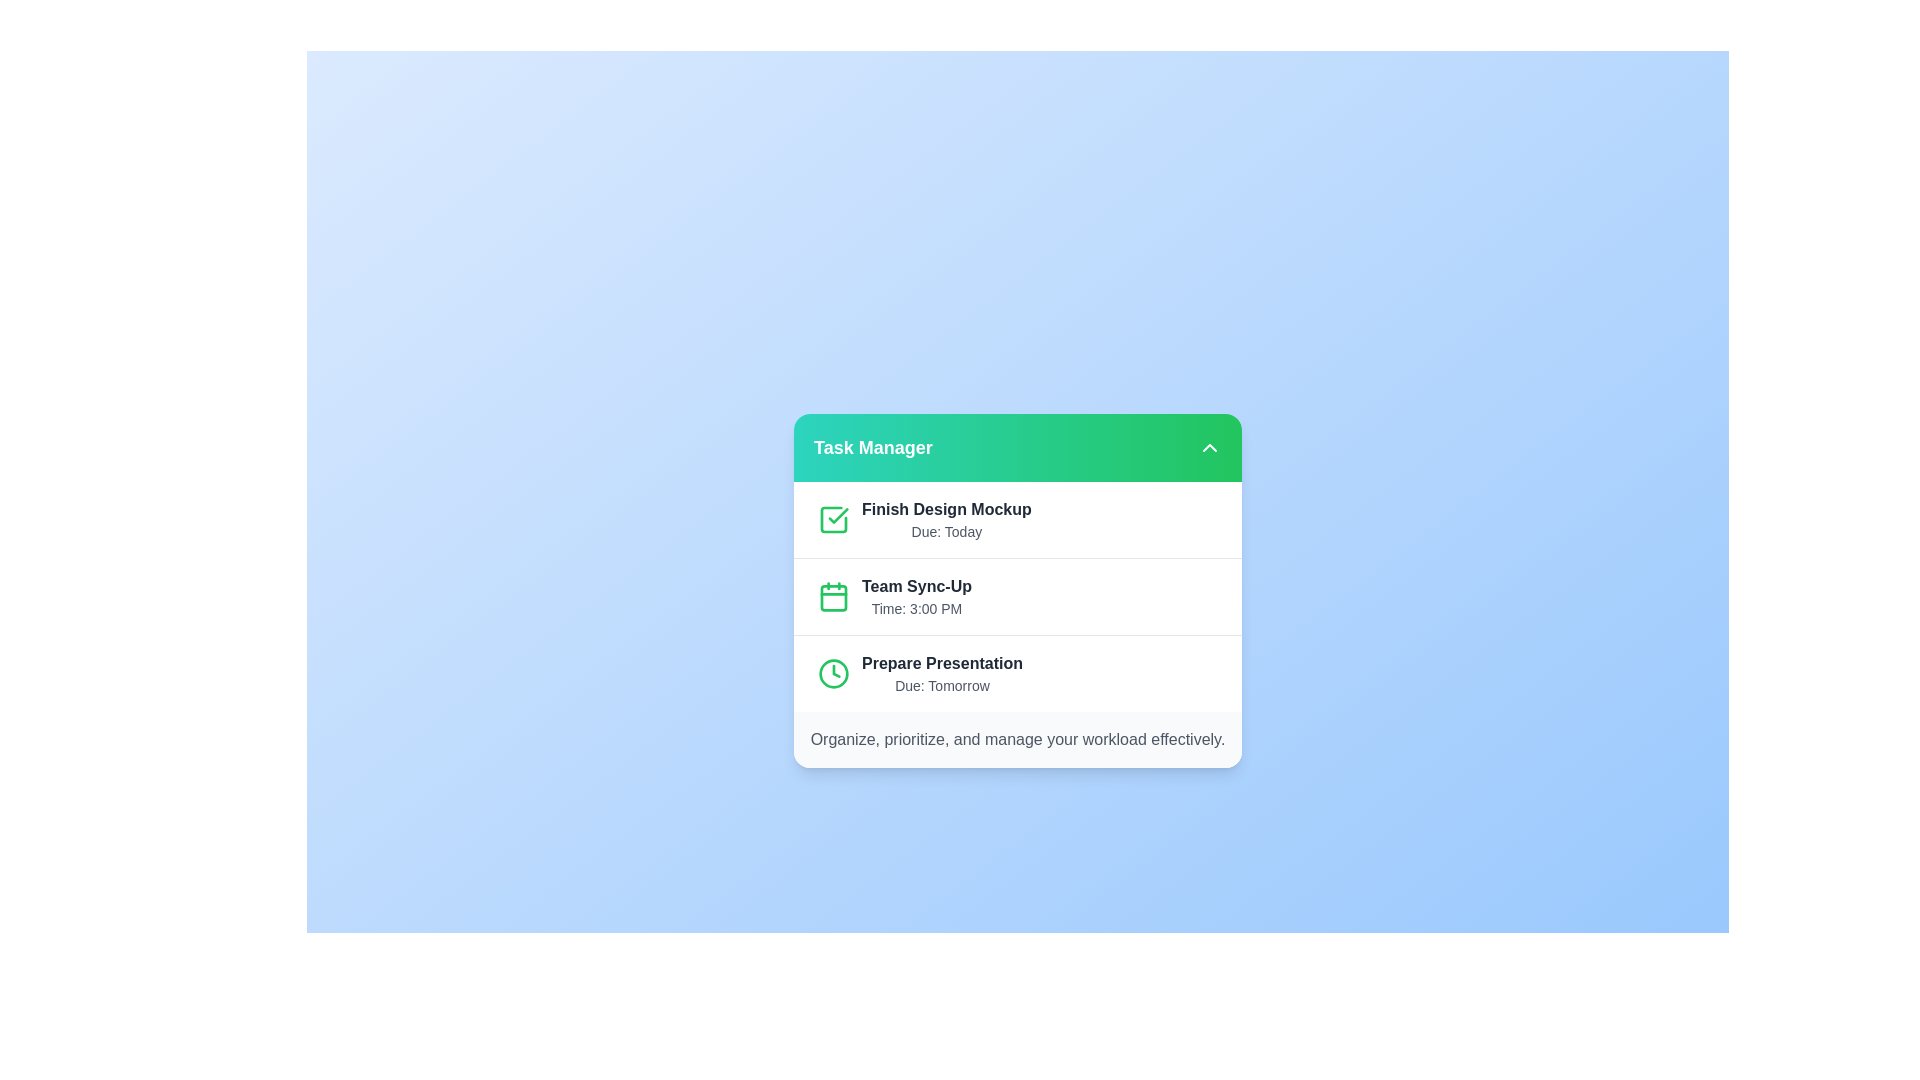 This screenshot has width=1920, height=1080. I want to click on the task item 'Finish Design Mockup' by clicking on it, so click(945, 508).